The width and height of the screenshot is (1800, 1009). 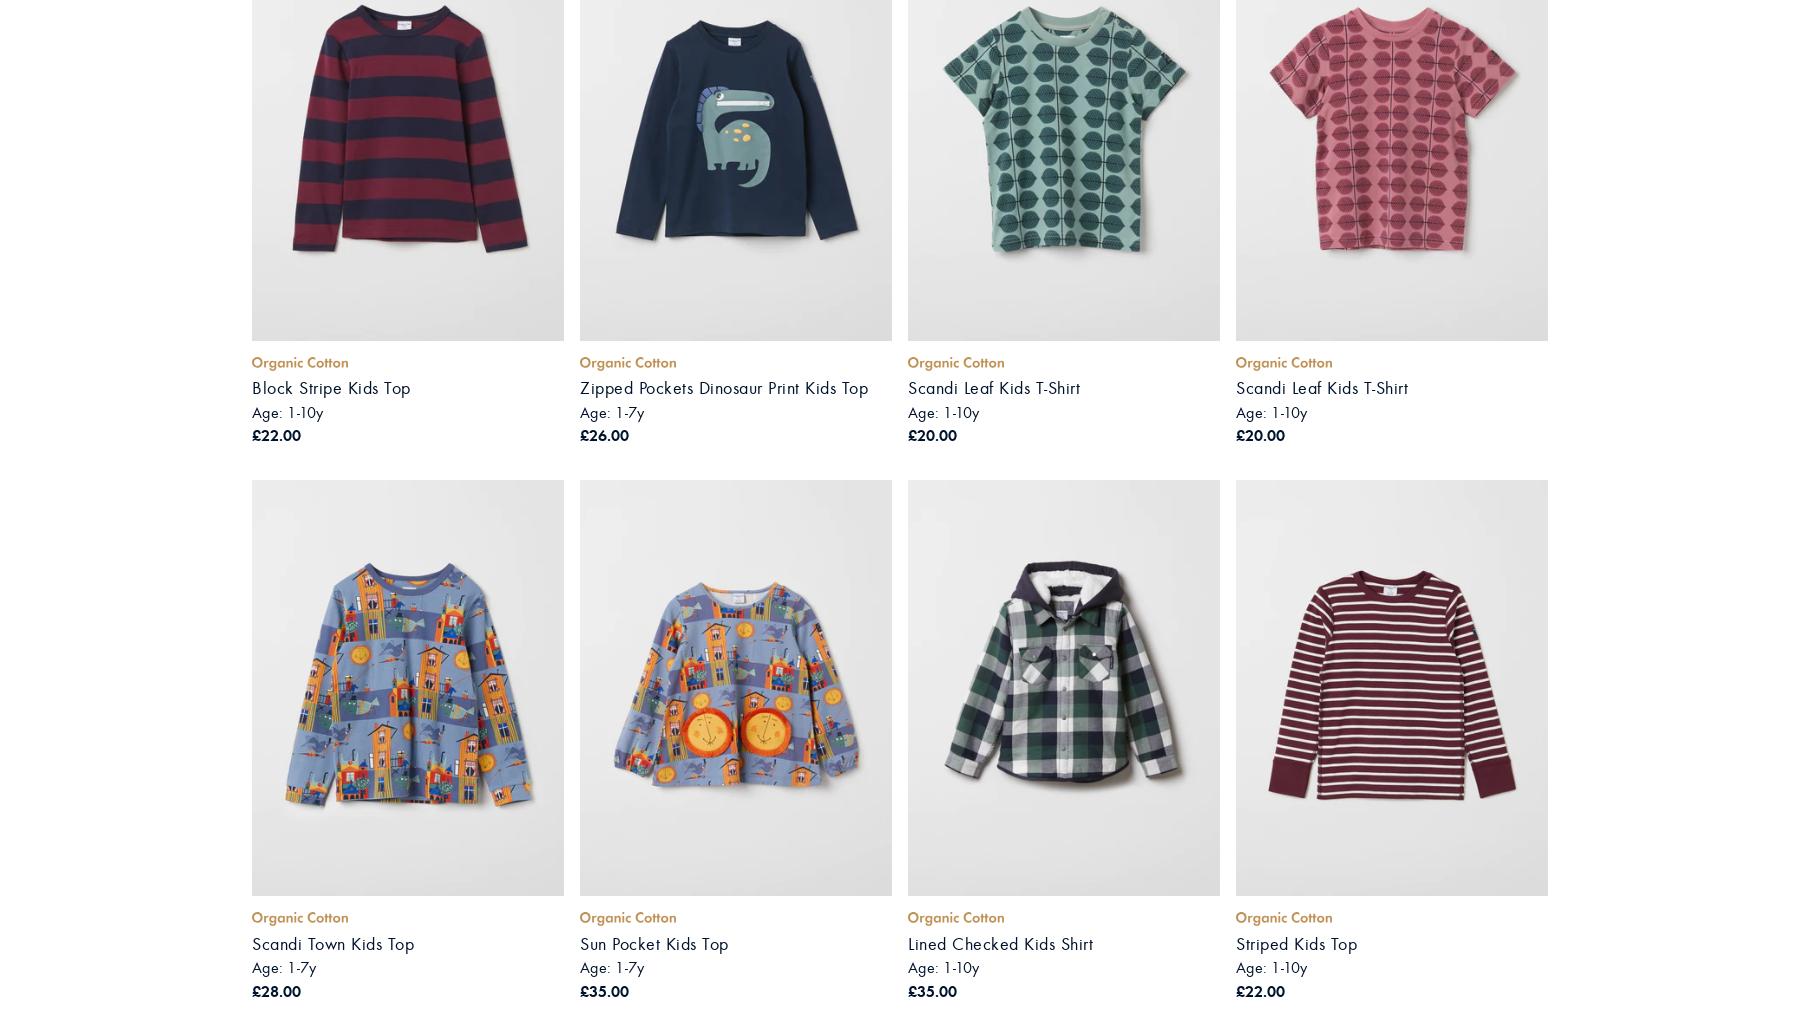 I want to click on '£26.00', so click(x=604, y=433).